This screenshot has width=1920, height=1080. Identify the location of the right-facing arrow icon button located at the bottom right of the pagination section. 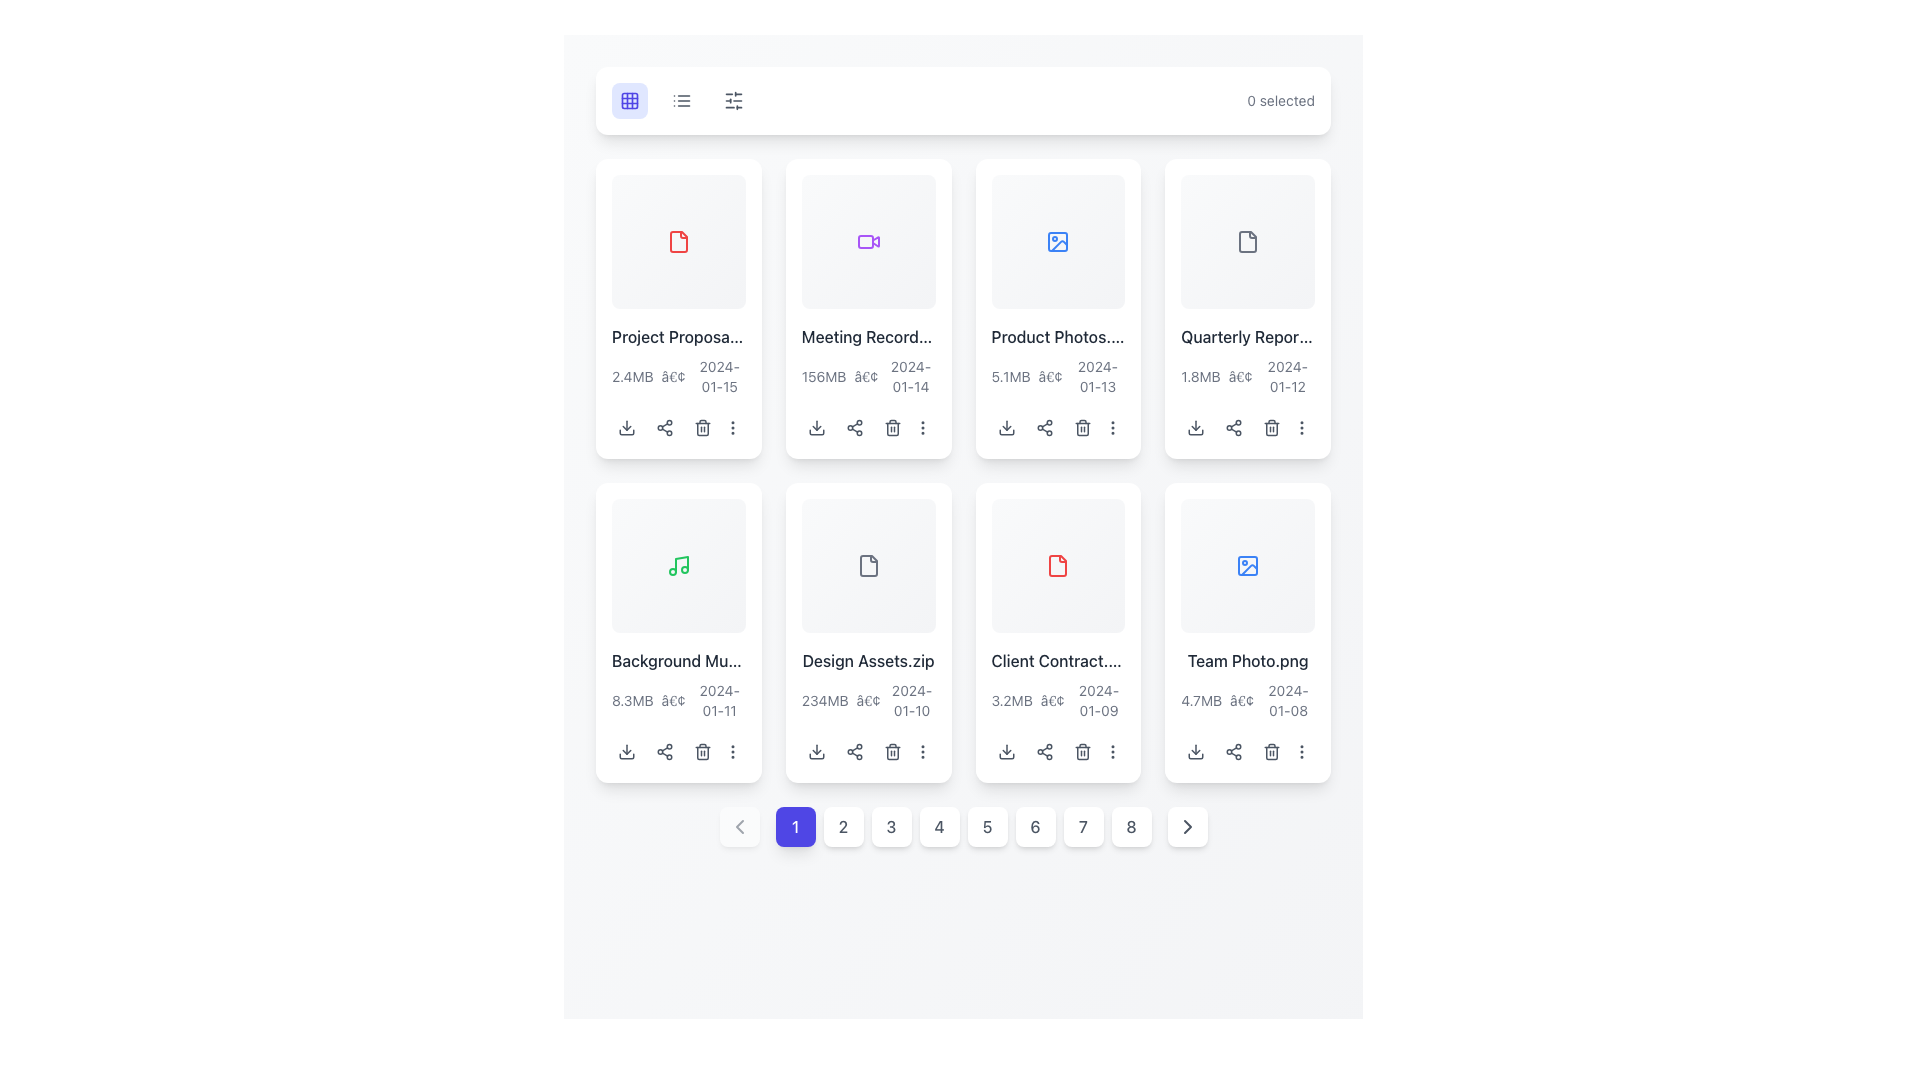
(1187, 826).